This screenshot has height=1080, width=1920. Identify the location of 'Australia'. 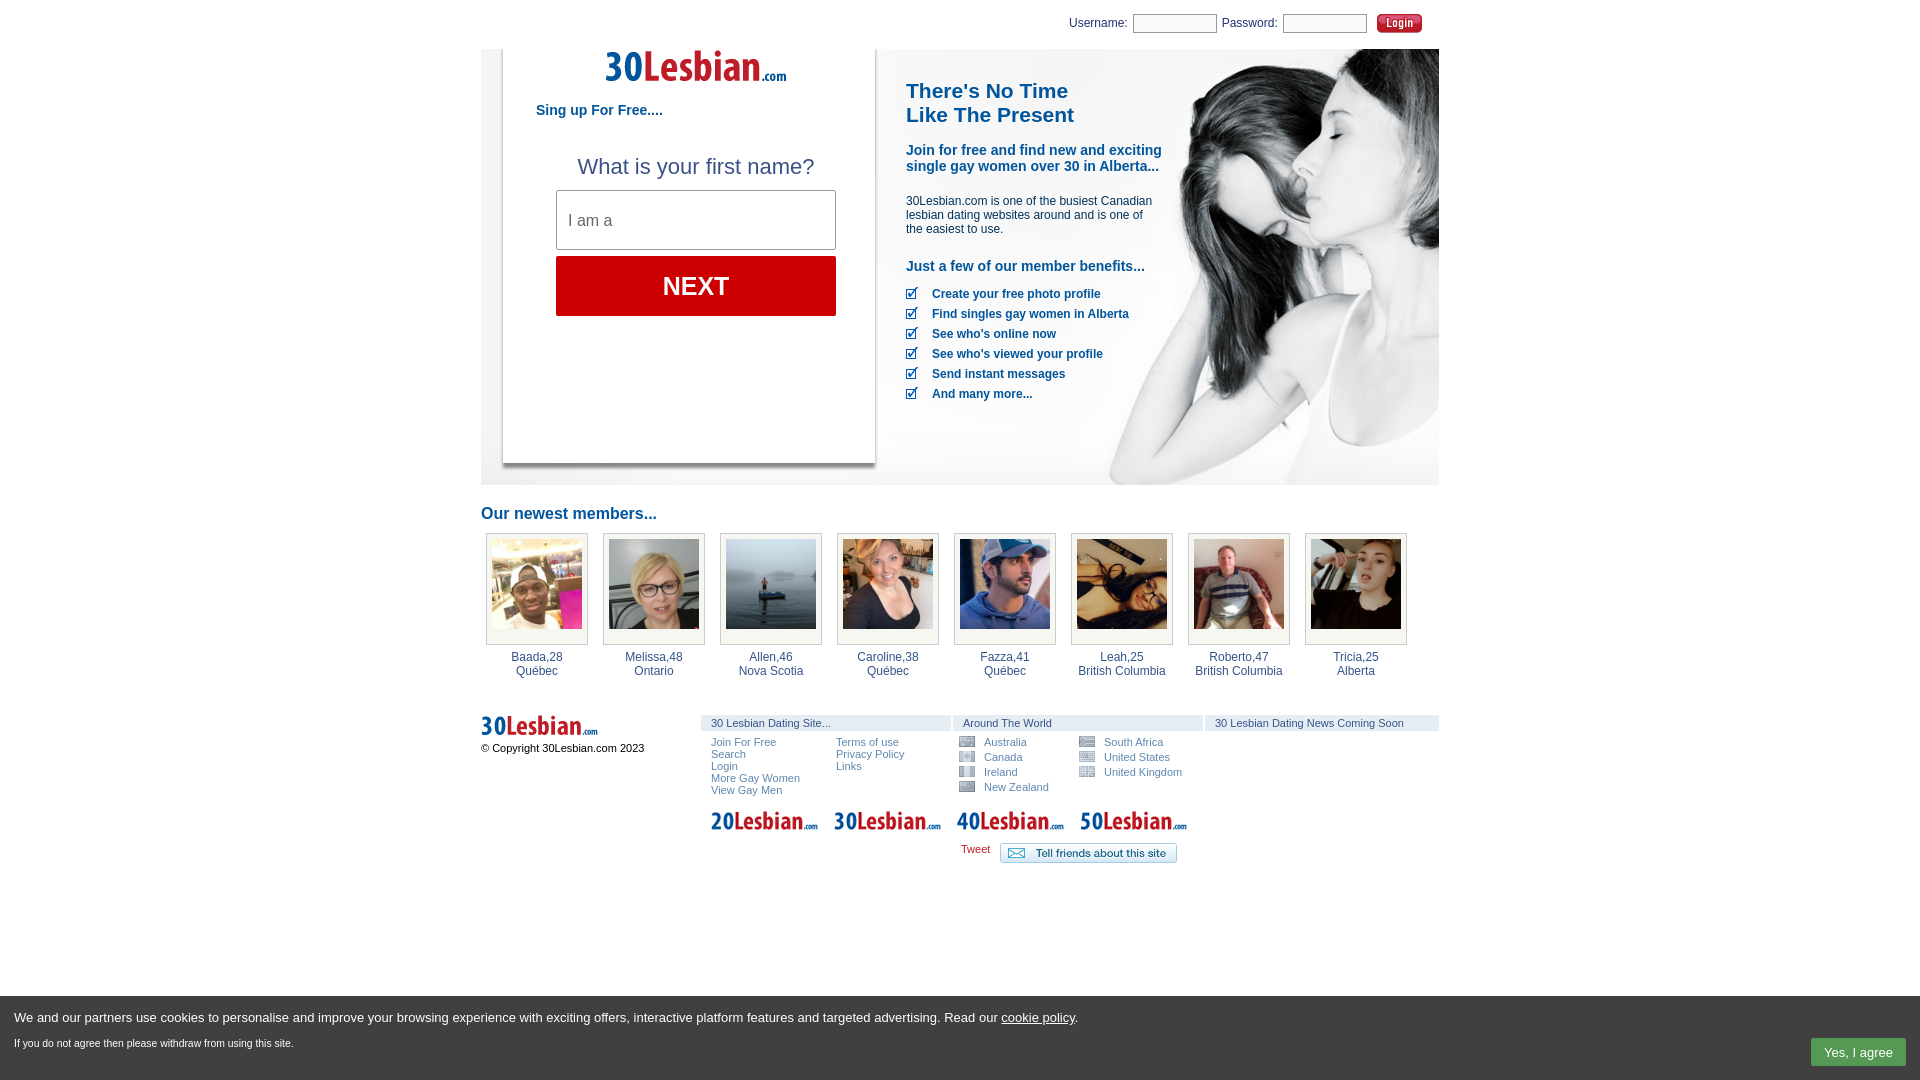
(1011, 741).